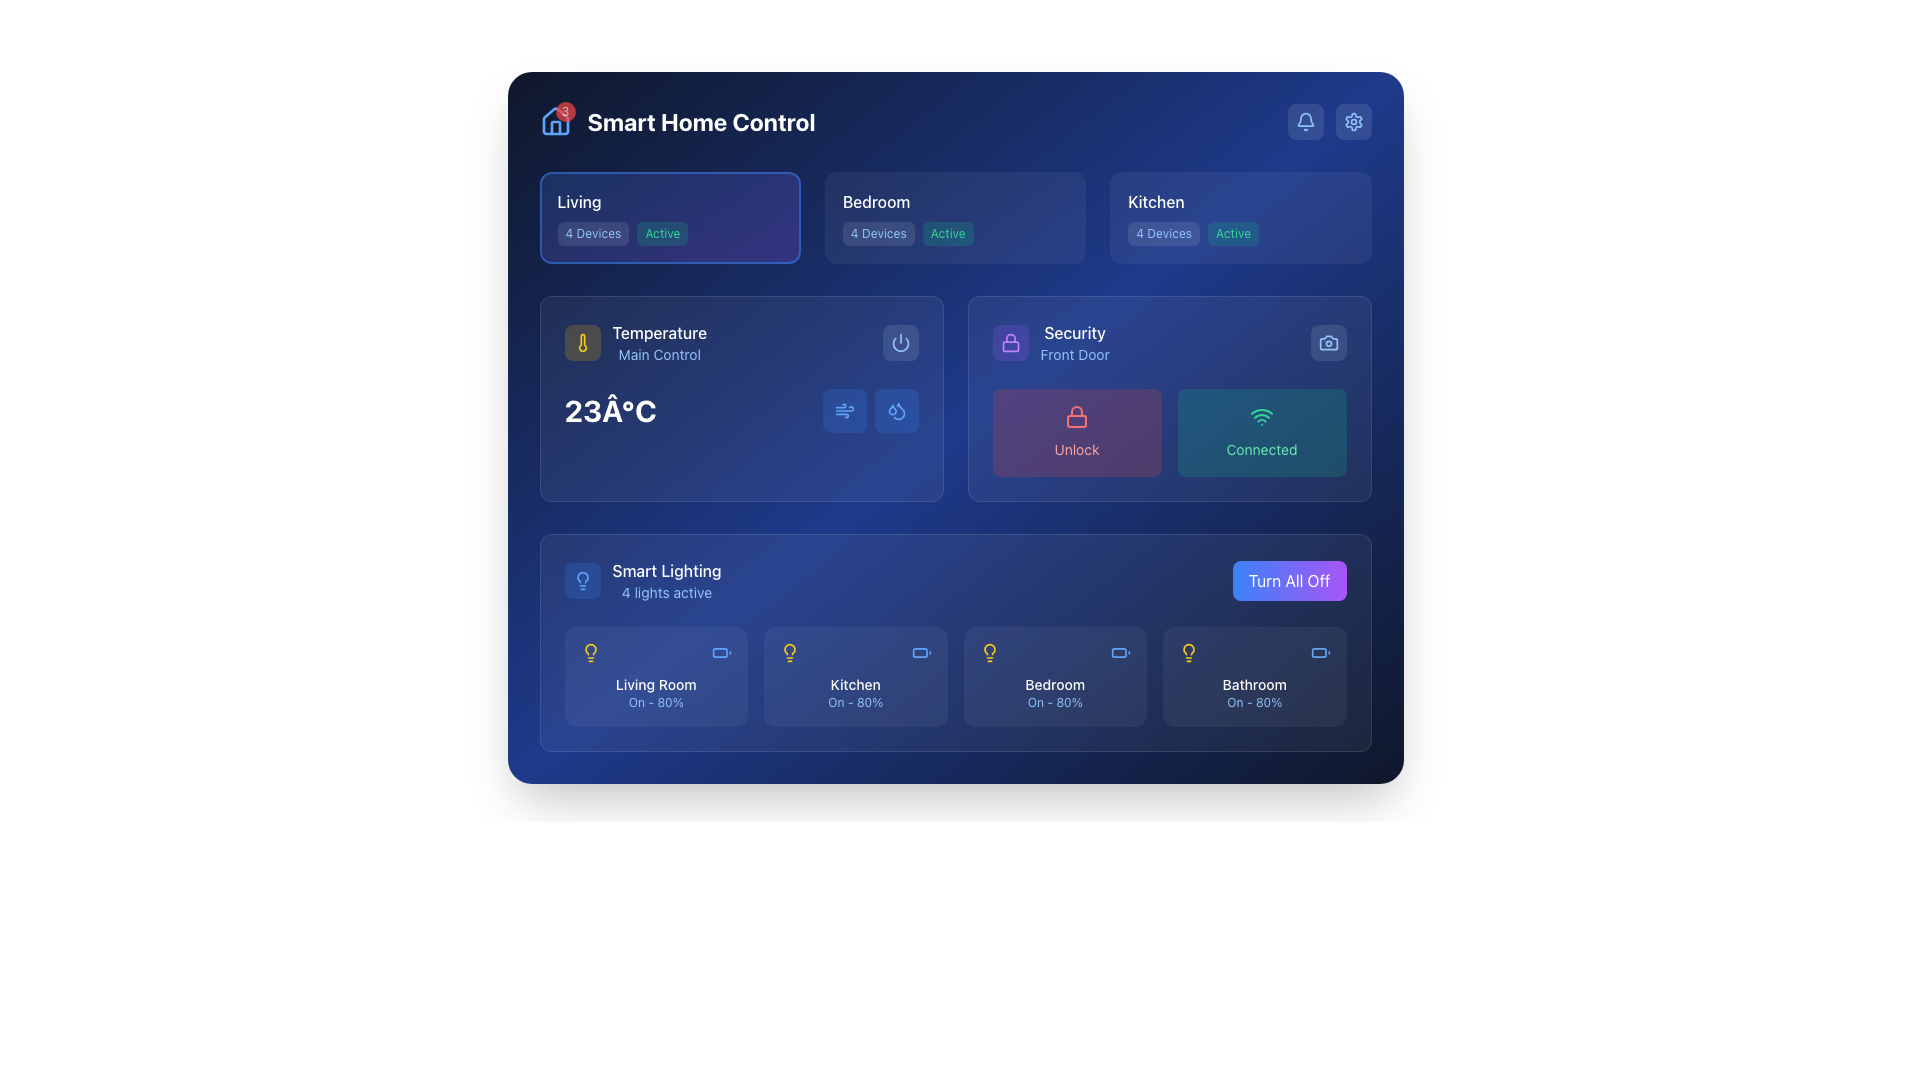  Describe the element at coordinates (1320, 652) in the screenshot. I see `the blue battery icon located in the bottom right corner of the 'Bathroom' card, next to the light bulb icon` at that location.